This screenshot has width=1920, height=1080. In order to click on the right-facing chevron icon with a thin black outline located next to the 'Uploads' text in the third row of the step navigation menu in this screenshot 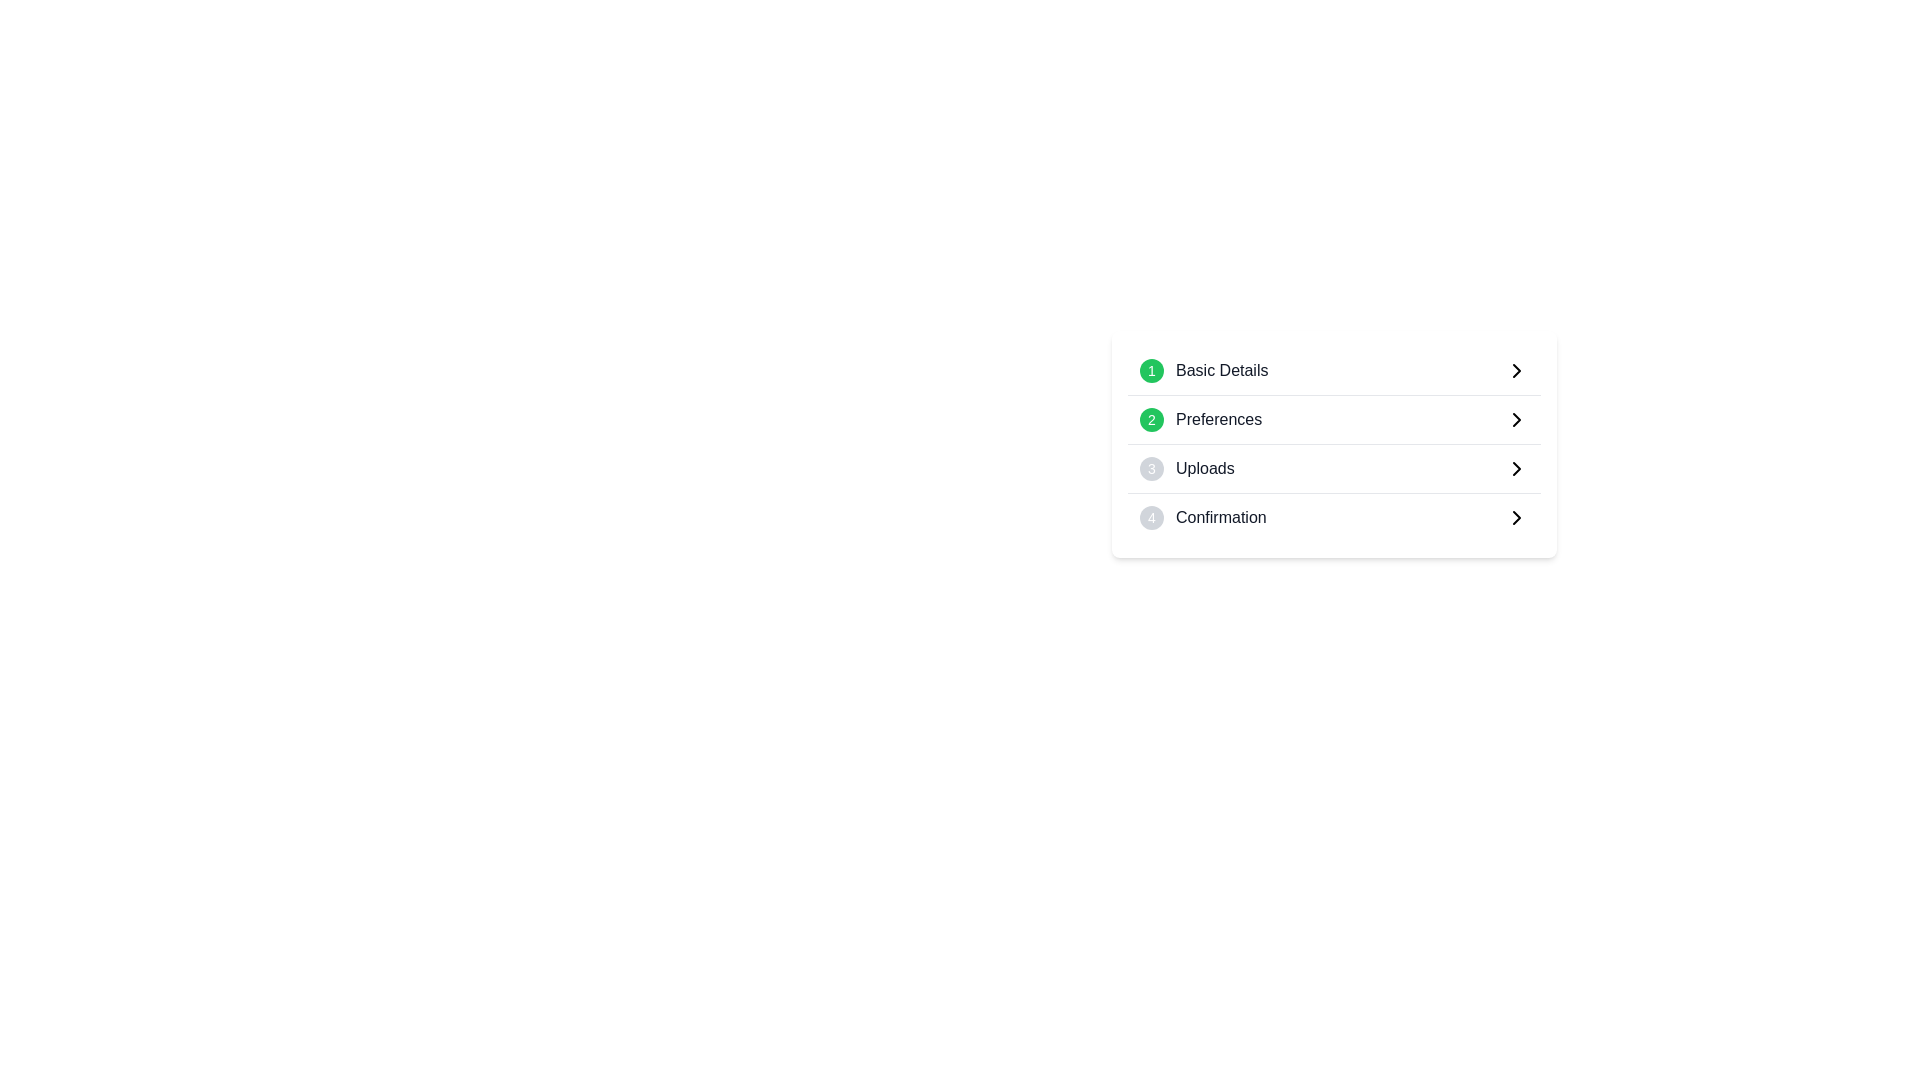, I will do `click(1516, 469)`.